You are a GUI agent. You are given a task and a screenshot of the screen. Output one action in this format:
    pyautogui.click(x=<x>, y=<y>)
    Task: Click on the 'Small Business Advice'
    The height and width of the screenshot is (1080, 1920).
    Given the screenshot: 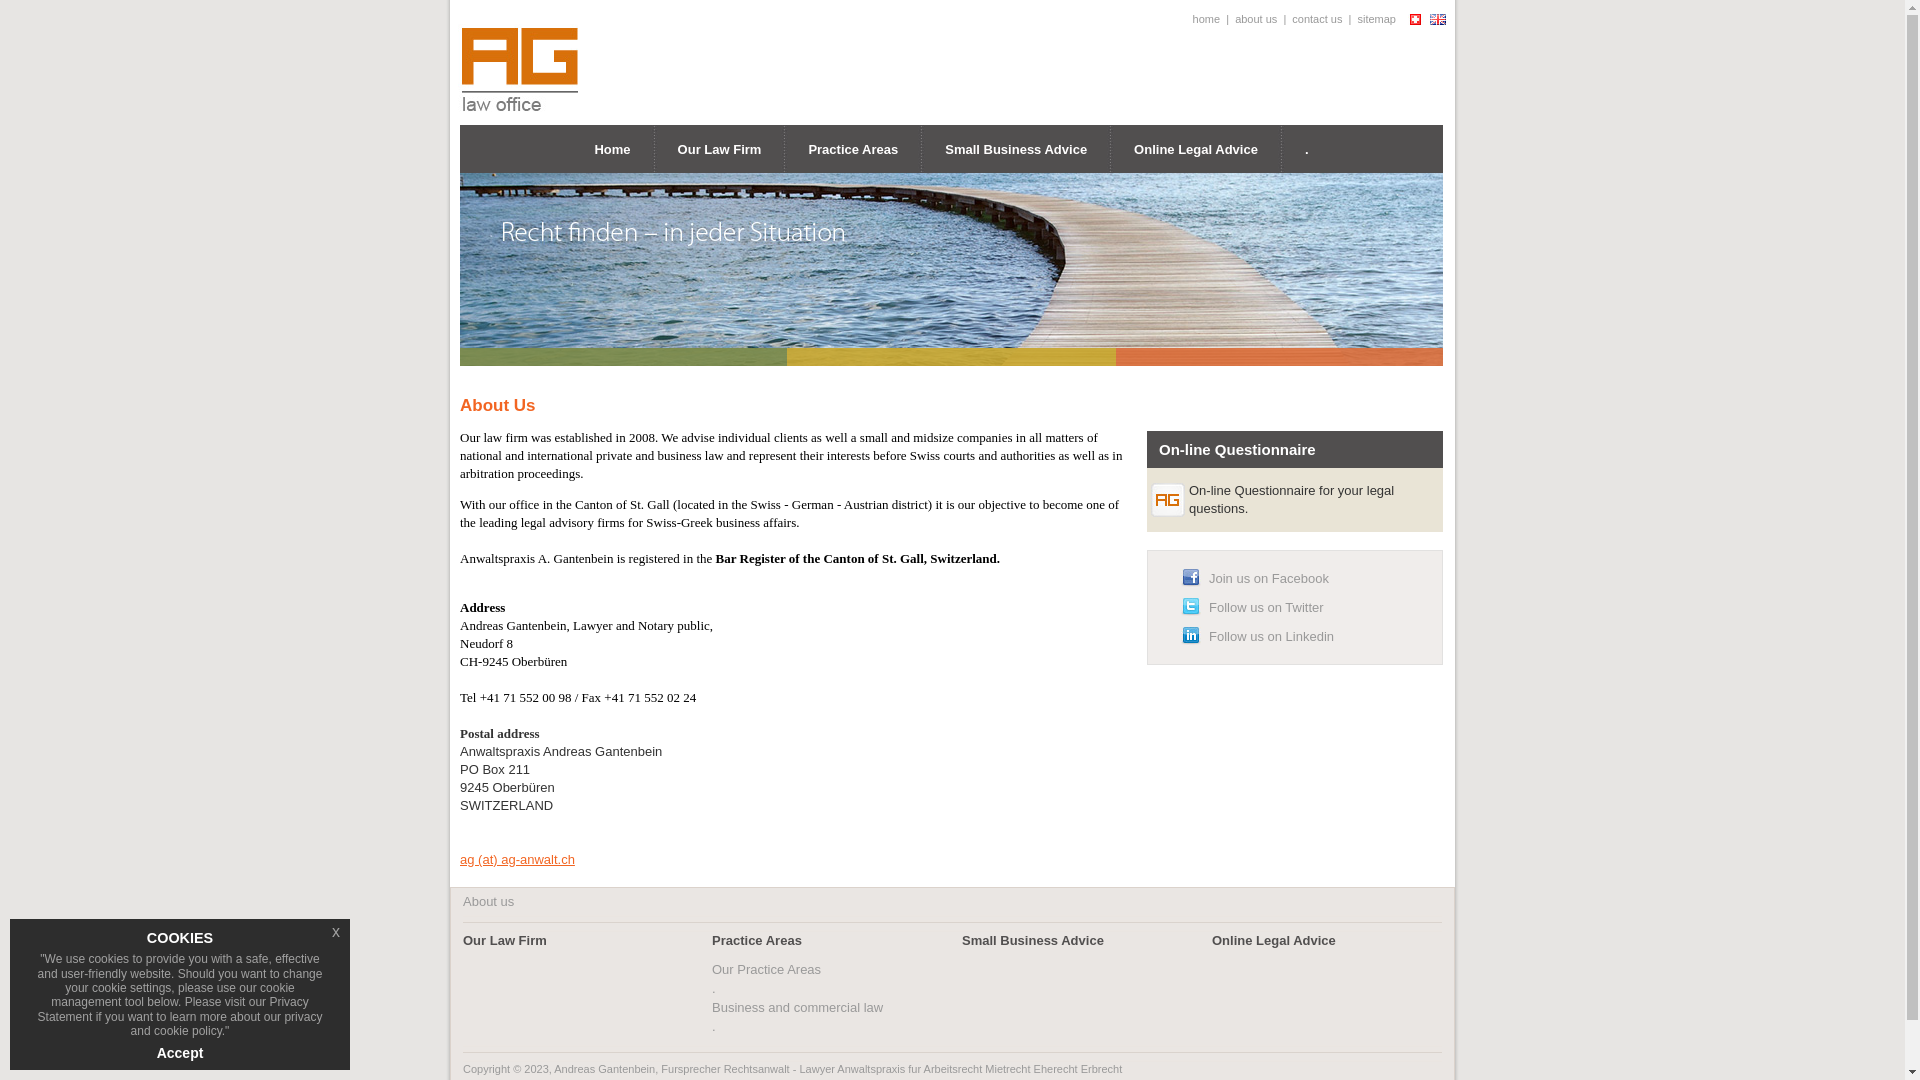 What is the action you would take?
    pyautogui.click(x=1016, y=148)
    